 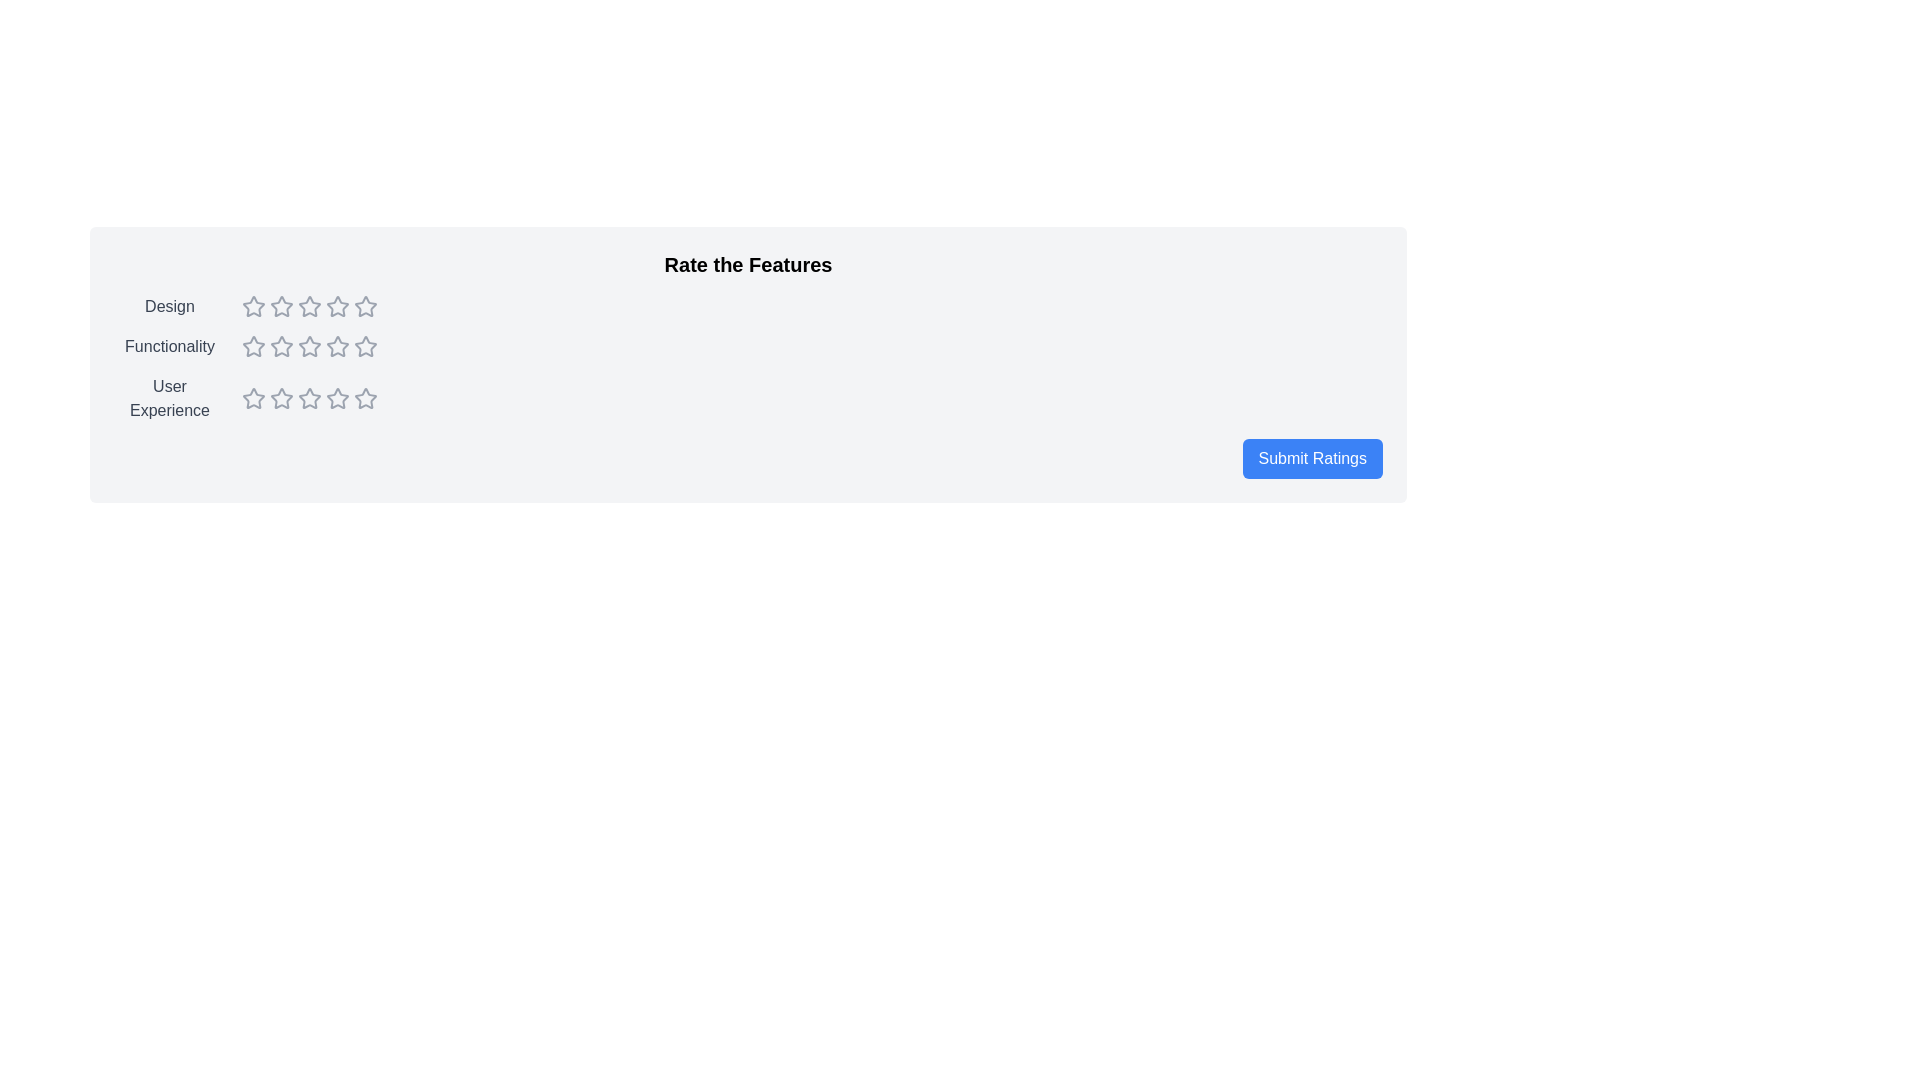 What do you see at coordinates (281, 307) in the screenshot?
I see `the second star icon in the row of five stars to give a two-star rating for the 'Design' category in the feedback form` at bounding box center [281, 307].